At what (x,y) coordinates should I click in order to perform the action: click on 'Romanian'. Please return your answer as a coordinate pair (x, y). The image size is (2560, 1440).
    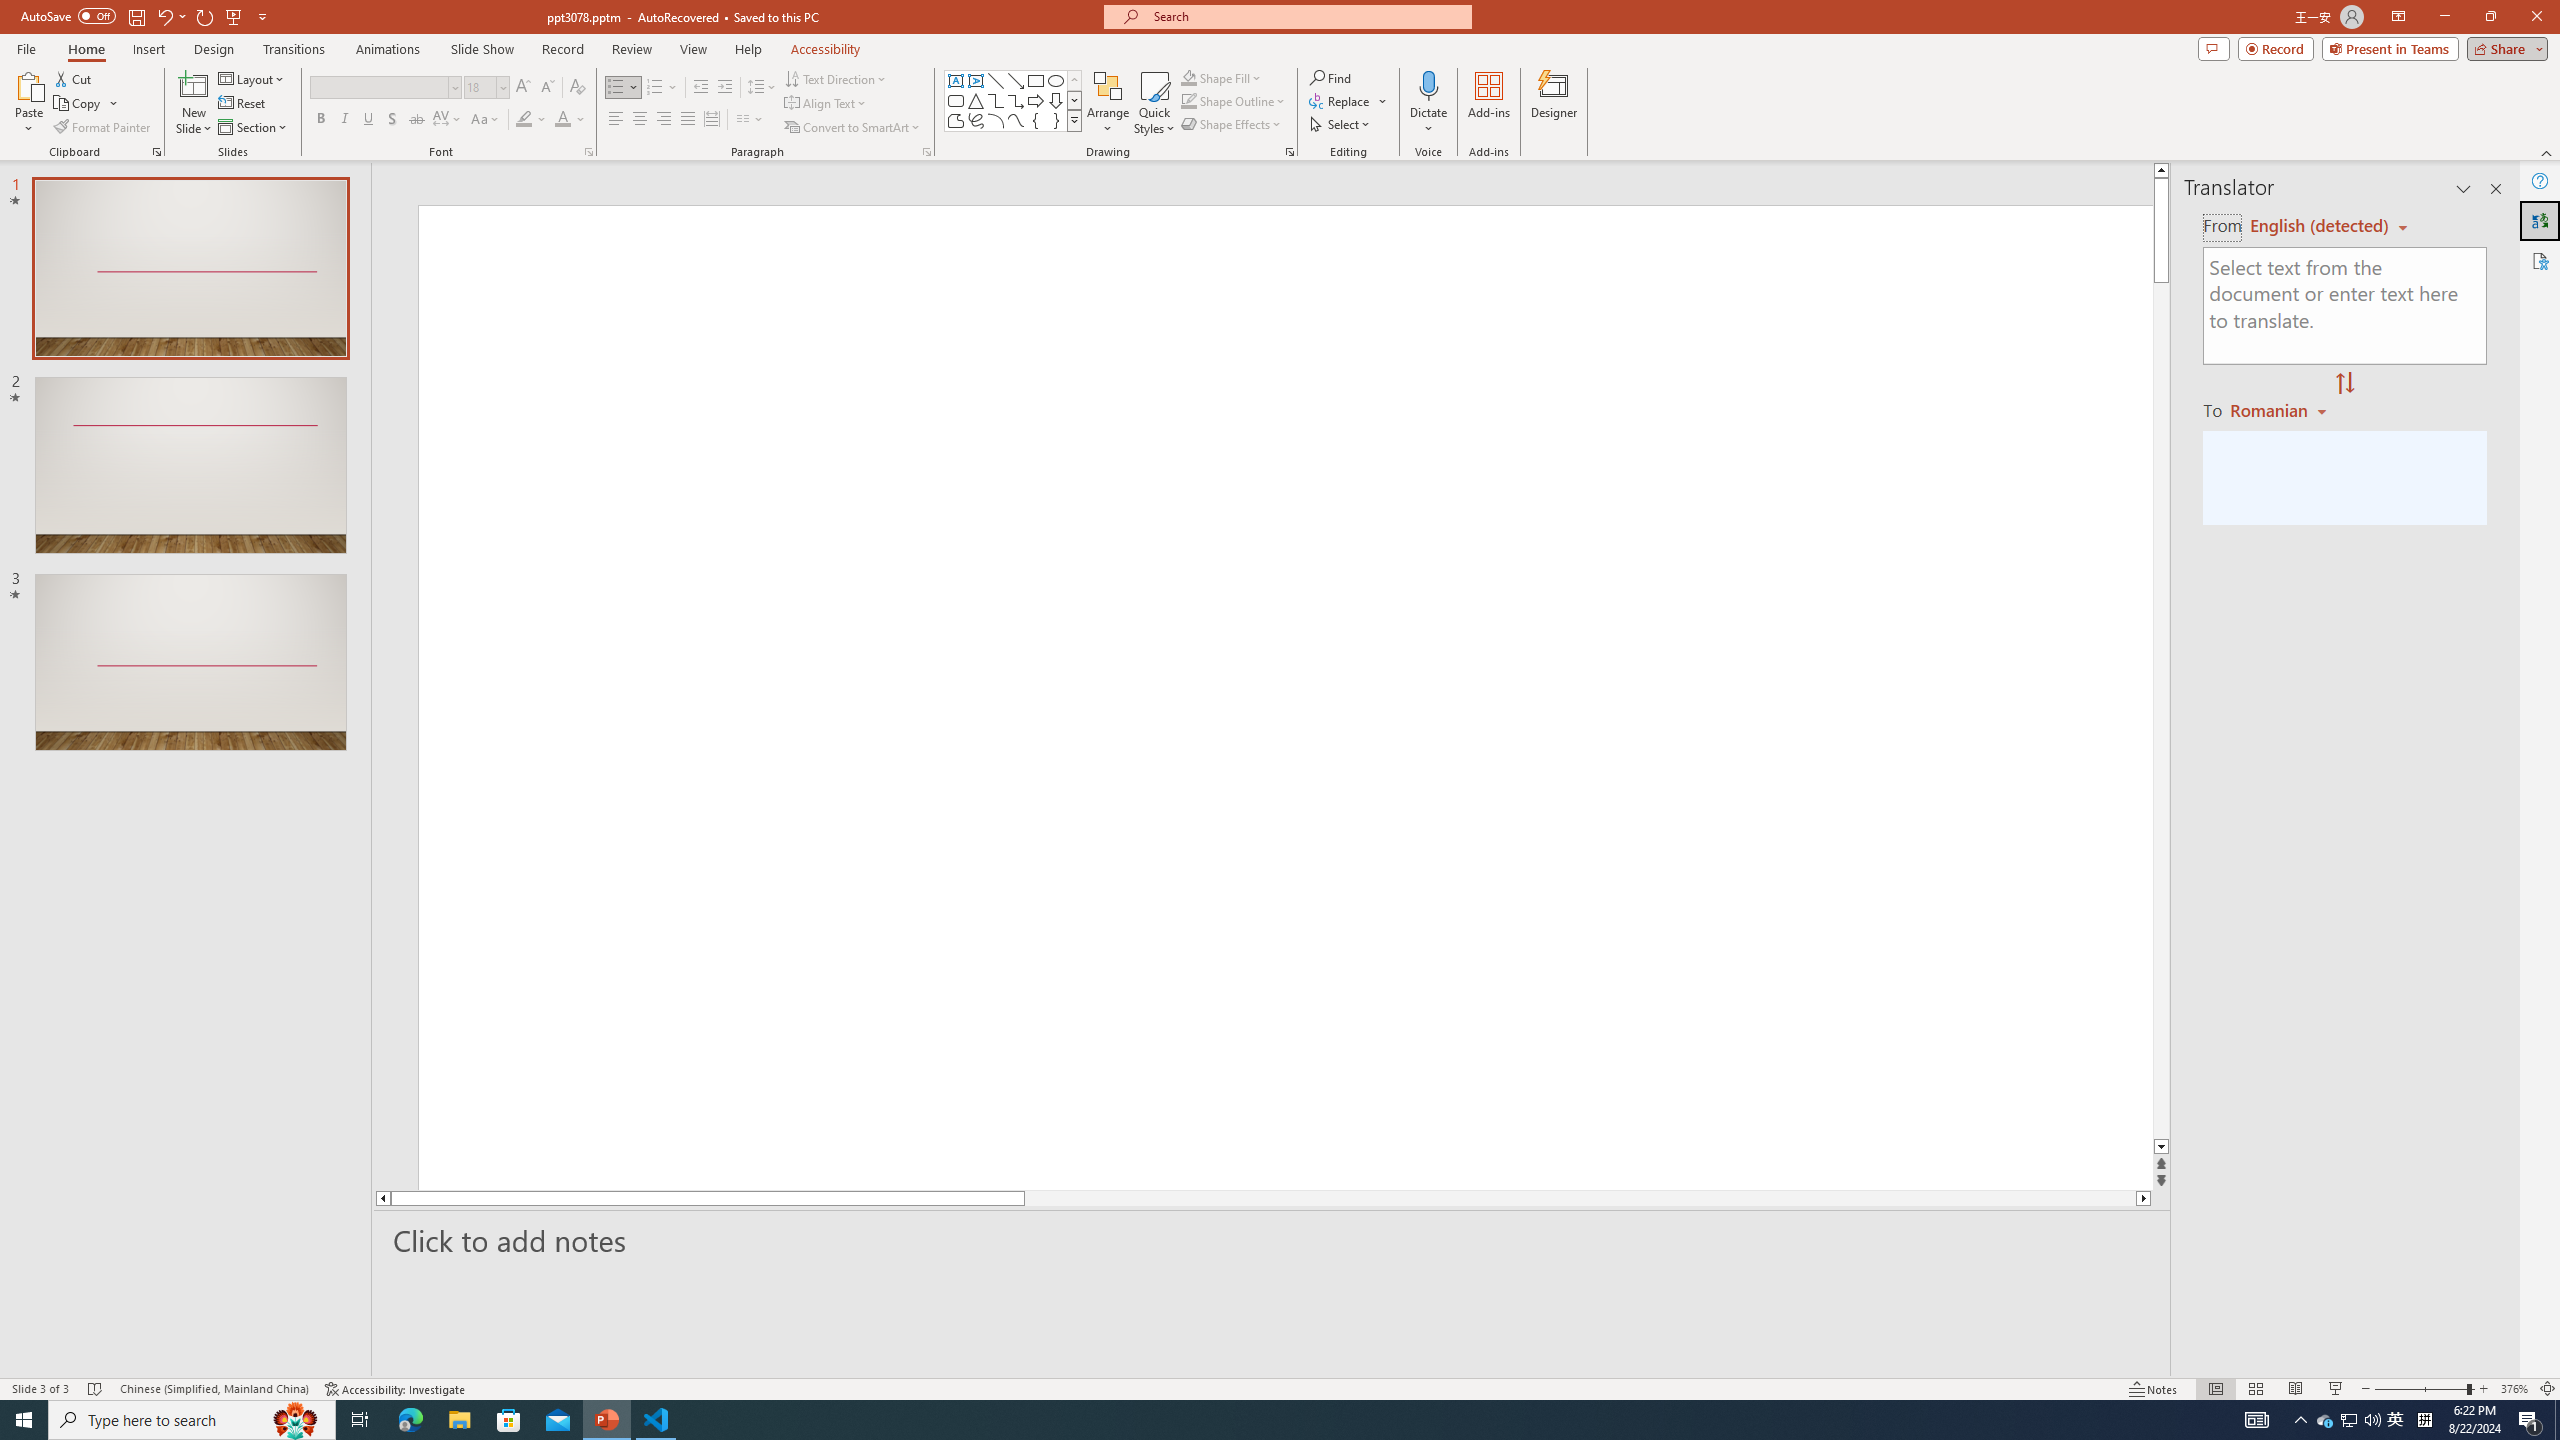
    Looking at the image, I should click on (2279, 409).